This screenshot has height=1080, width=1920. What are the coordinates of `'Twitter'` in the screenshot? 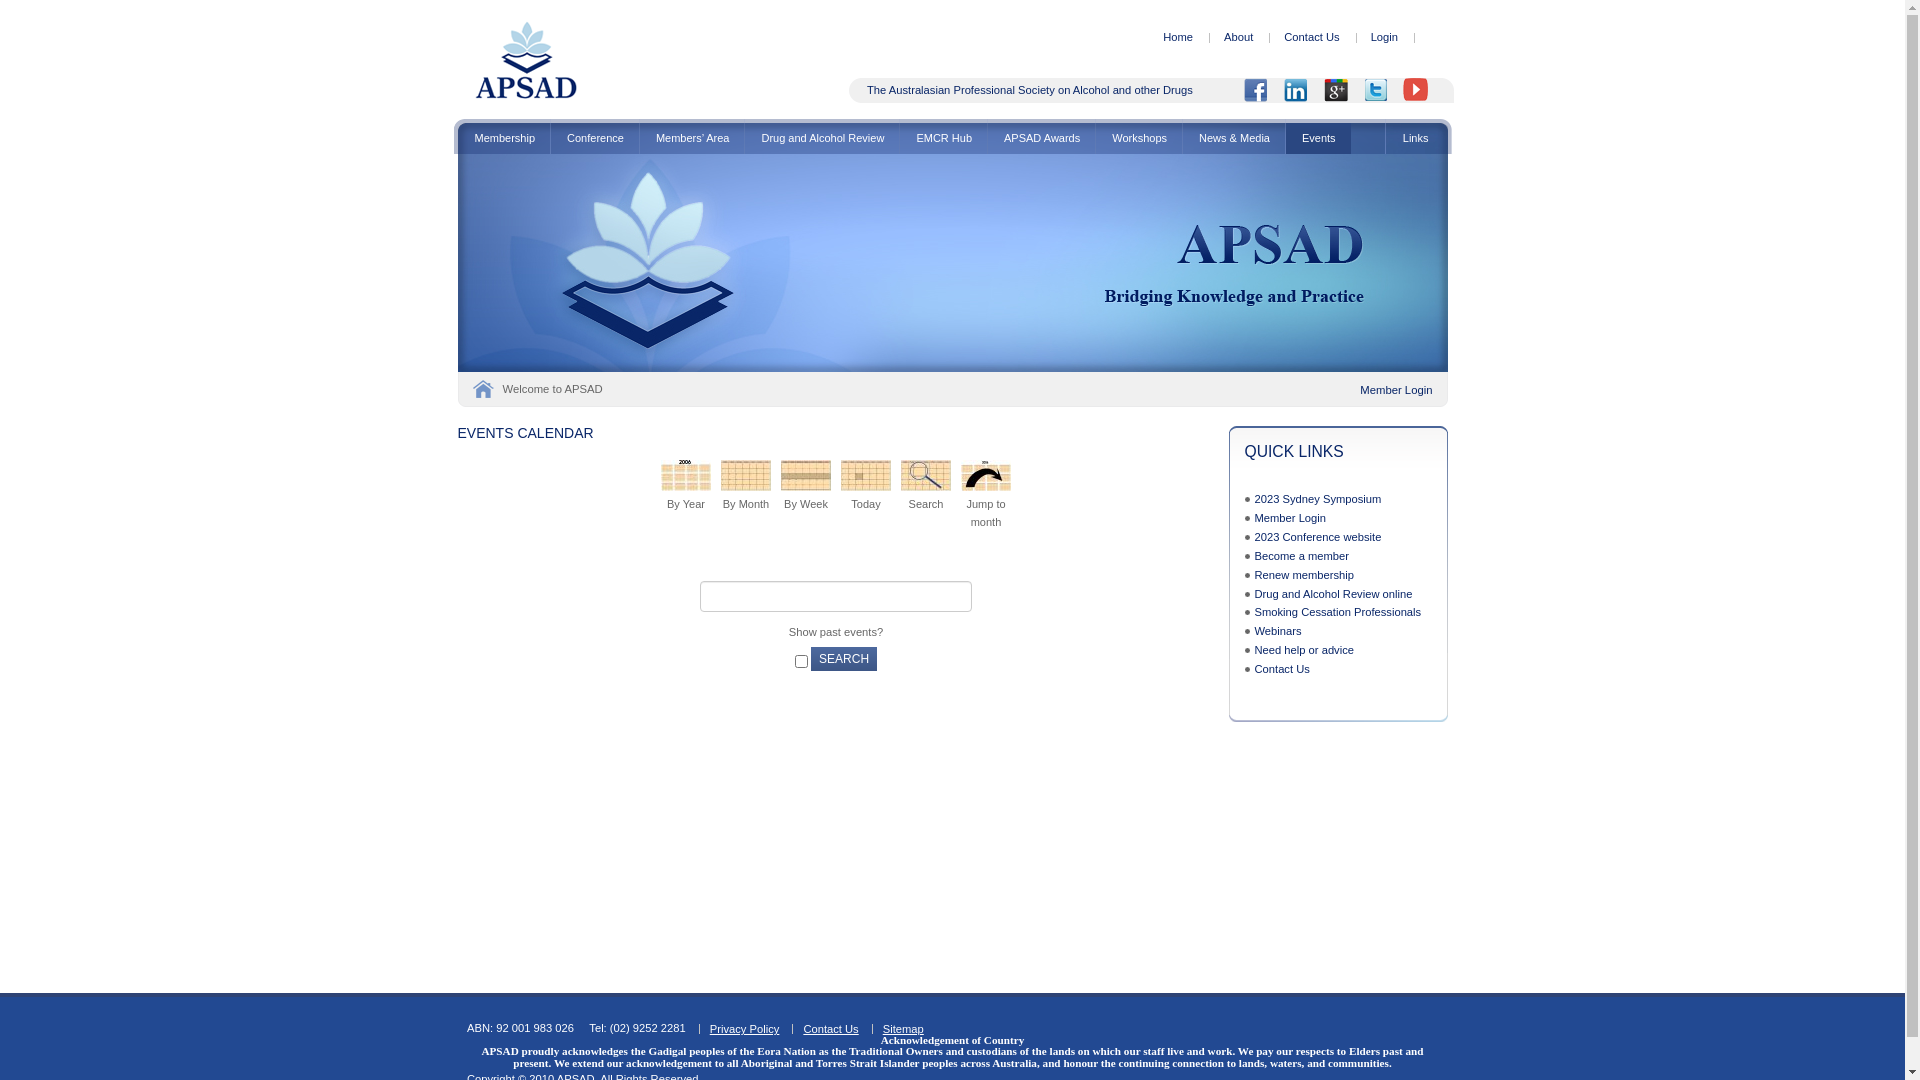 It's located at (1381, 90).